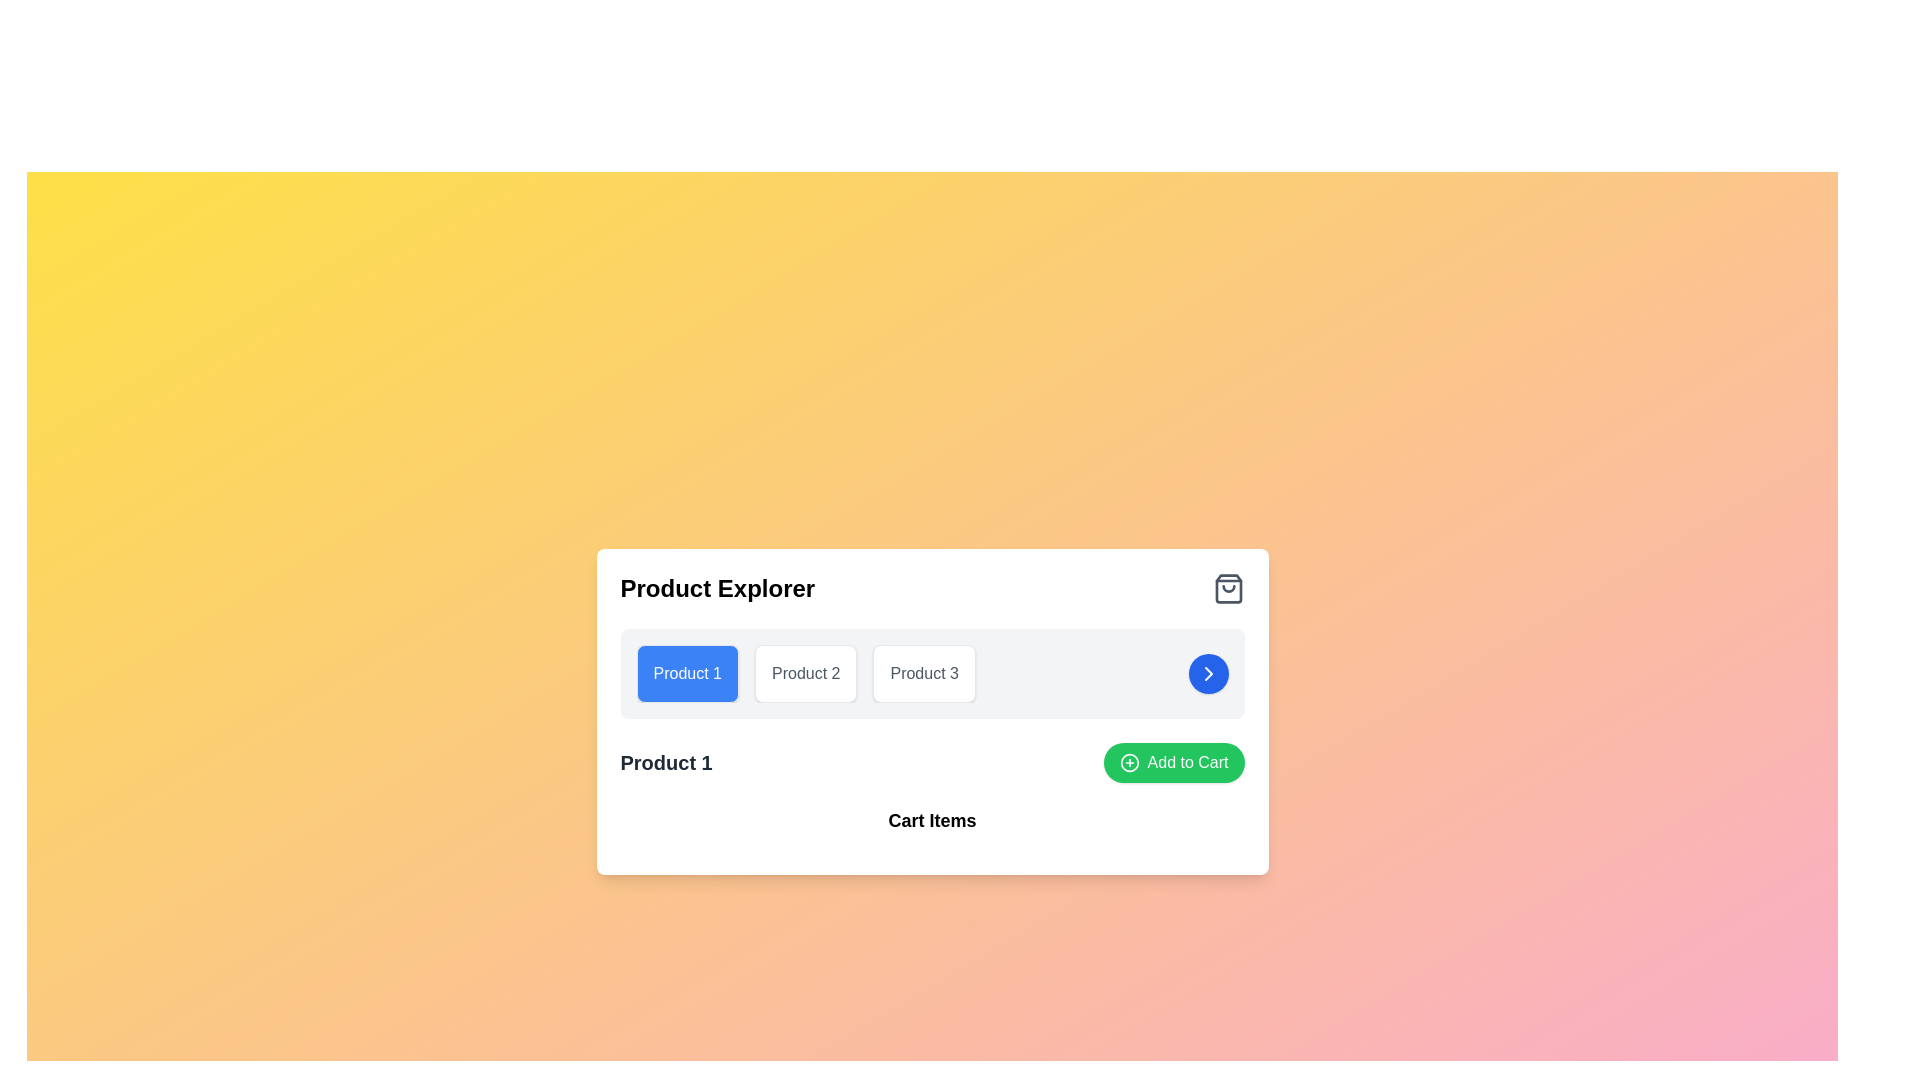 The width and height of the screenshot is (1920, 1080). I want to click on the selectable product tile representing 'Product 2' in the 'Product Explorer' interface, so click(806, 674).